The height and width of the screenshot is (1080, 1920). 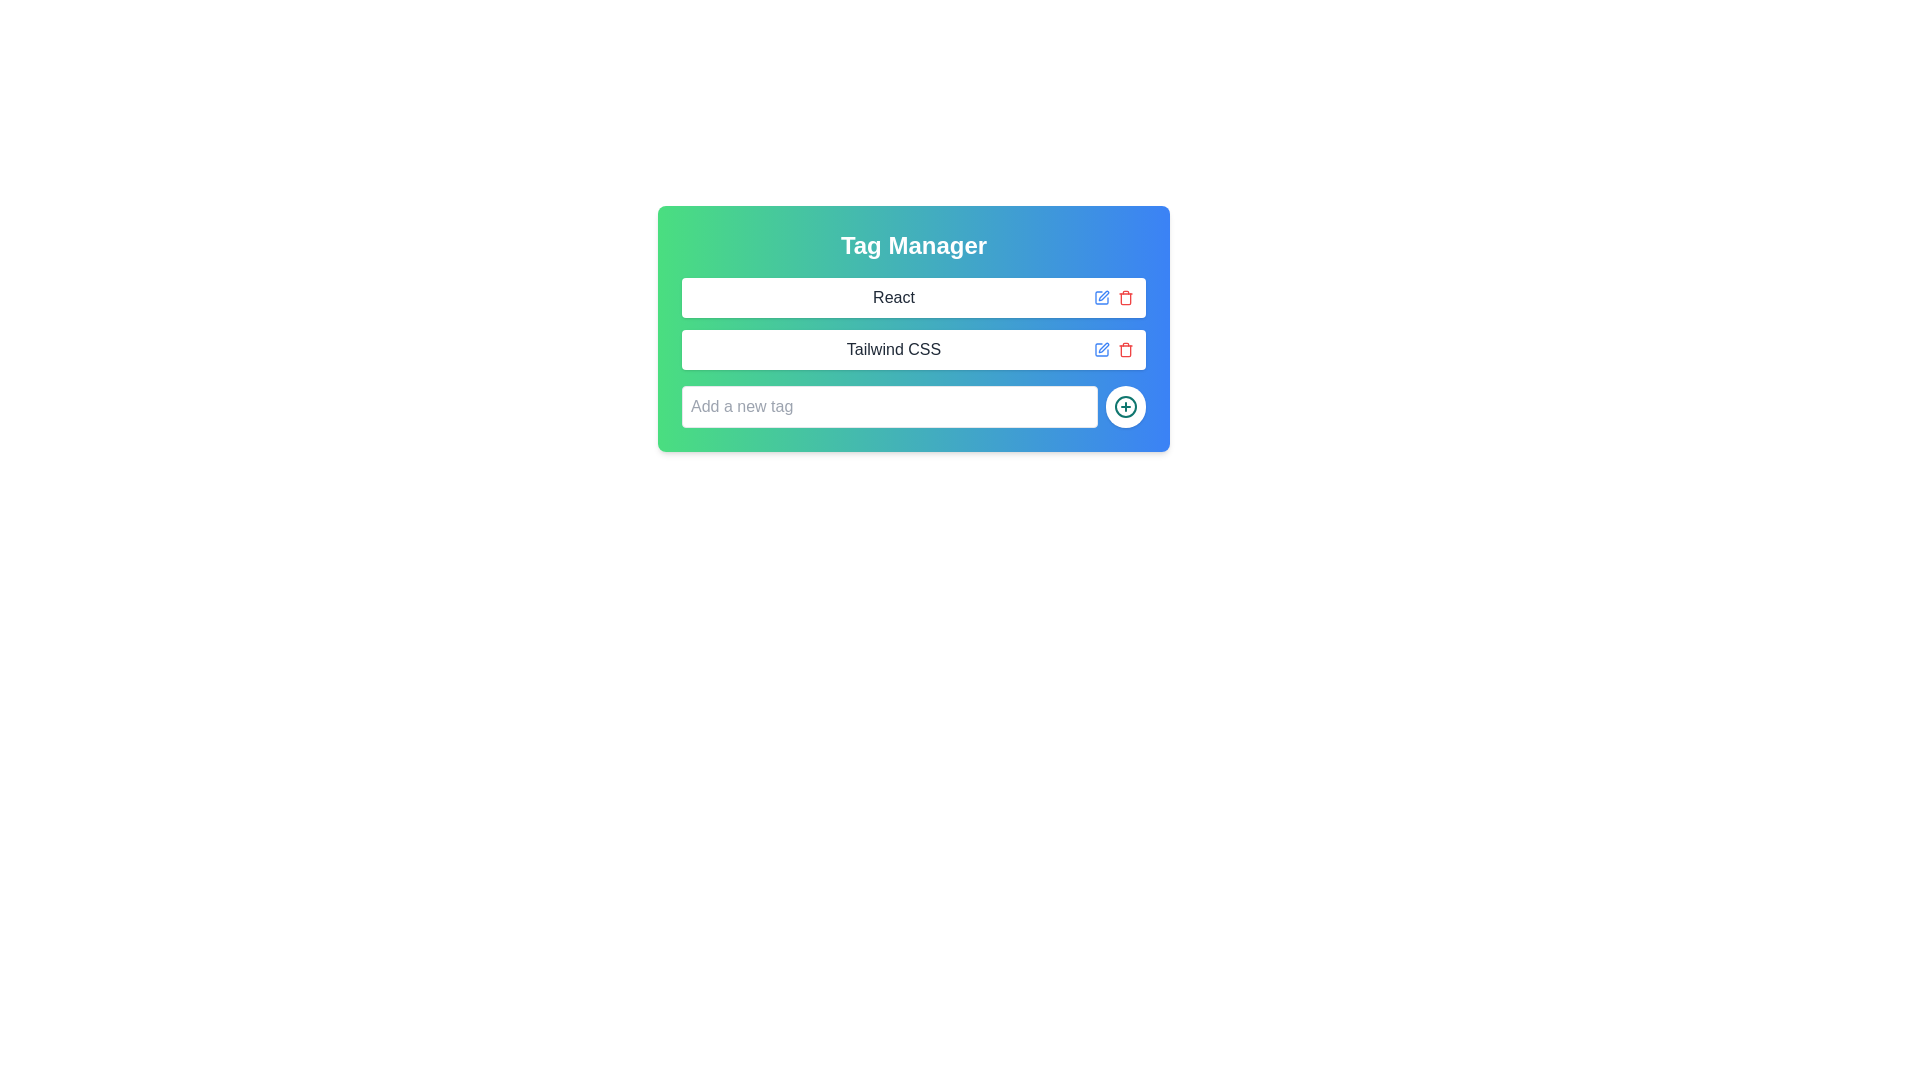 What do you see at coordinates (1126, 297) in the screenshot?
I see `the deletion button located to the right of the 'React' label` at bounding box center [1126, 297].